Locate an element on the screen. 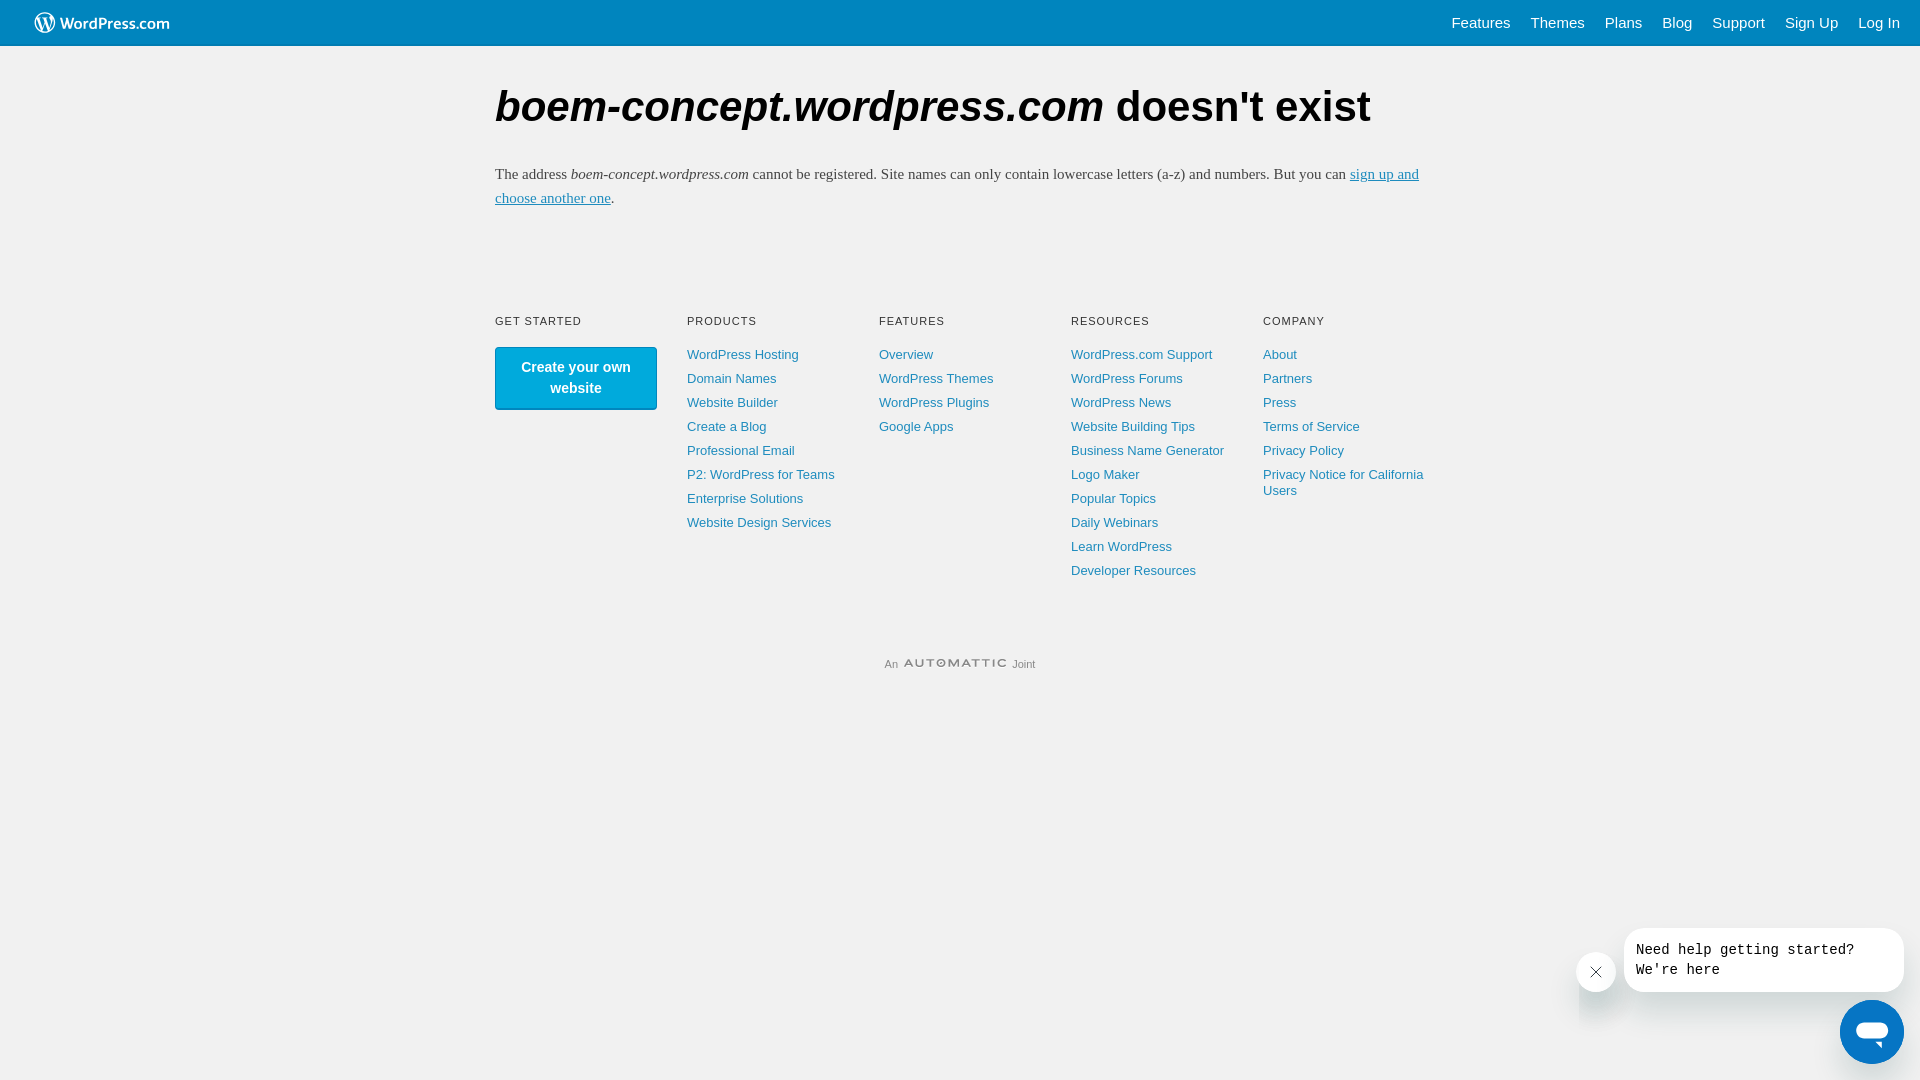 The image size is (1920, 1080). 'P2: WordPress for Teams' is located at coordinates (760, 474).